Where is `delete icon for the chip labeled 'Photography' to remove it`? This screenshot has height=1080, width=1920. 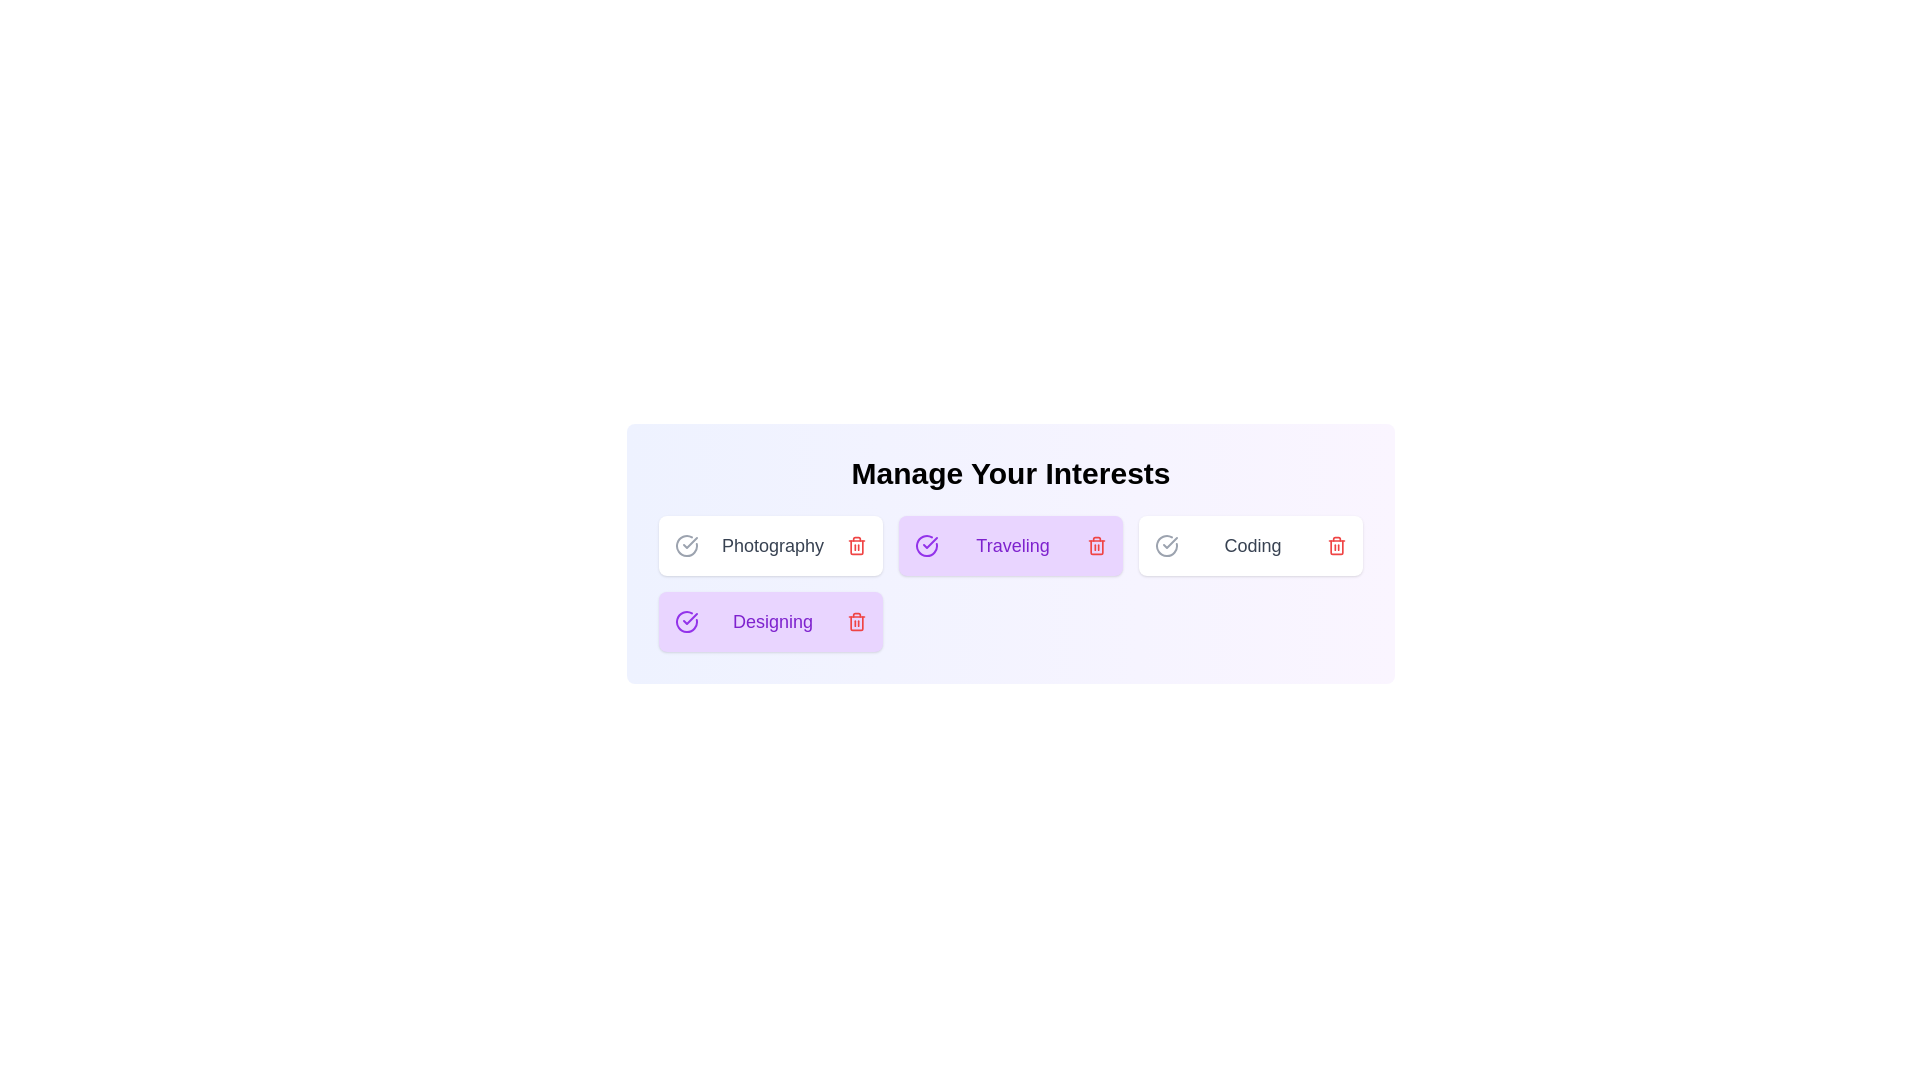 delete icon for the chip labeled 'Photography' to remove it is located at coordinates (857, 546).